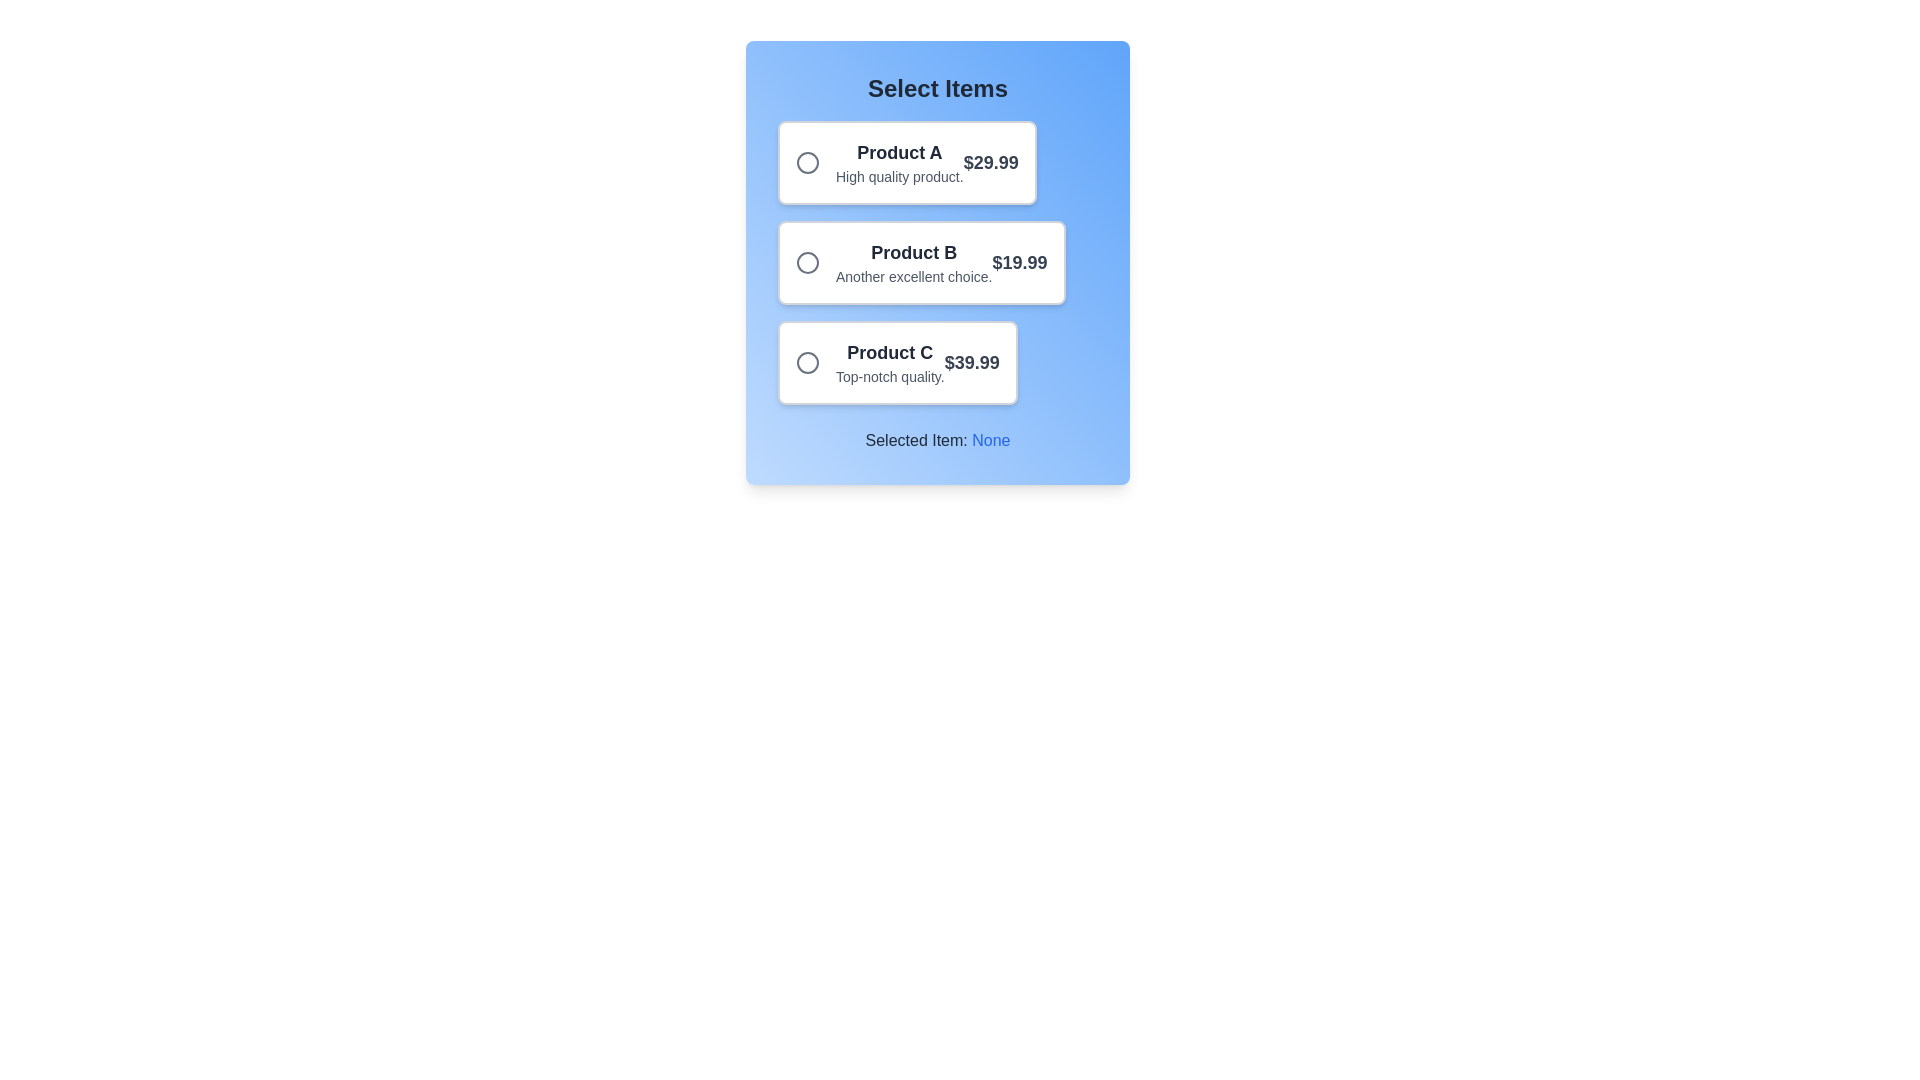  Describe the element at coordinates (807, 362) in the screenshot. I see `the circular SVG graphic that represents 'Product C - $39.99', positioned to the left of the product's name in the interactive product selection card` at that location.